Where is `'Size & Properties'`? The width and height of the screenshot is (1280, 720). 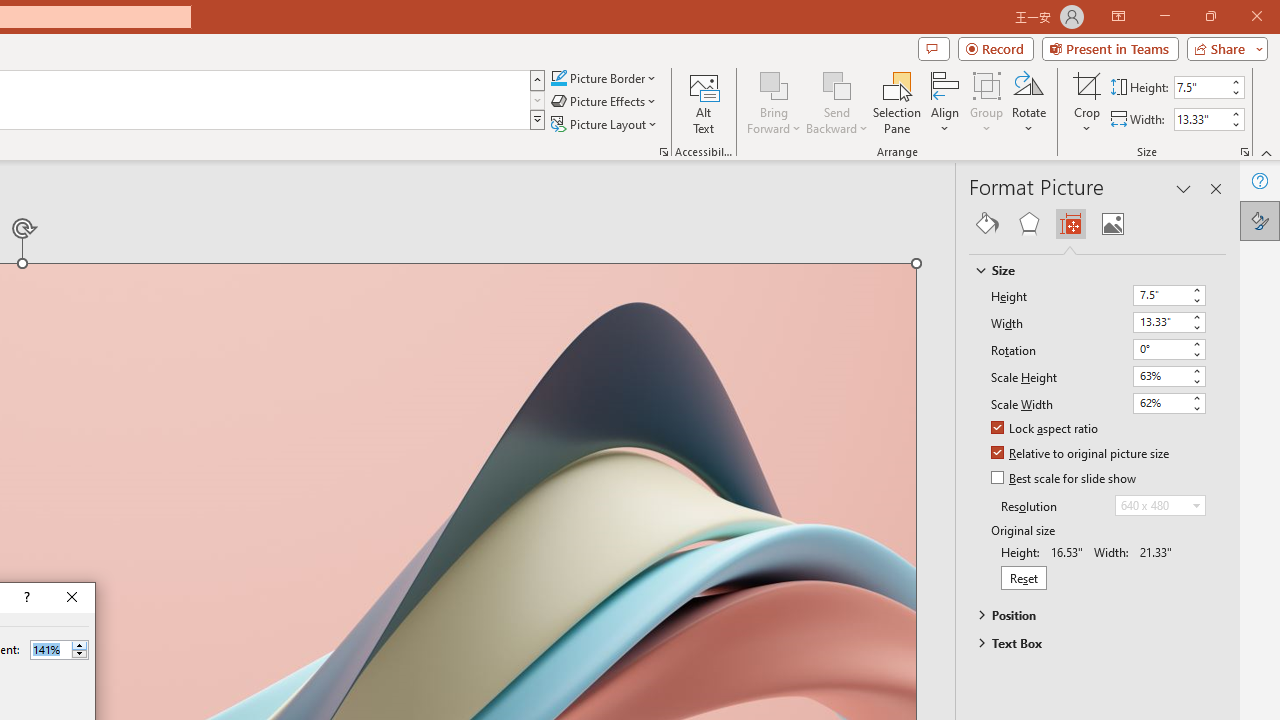
'Size & Properties' is located at coordinates (1069, 223).